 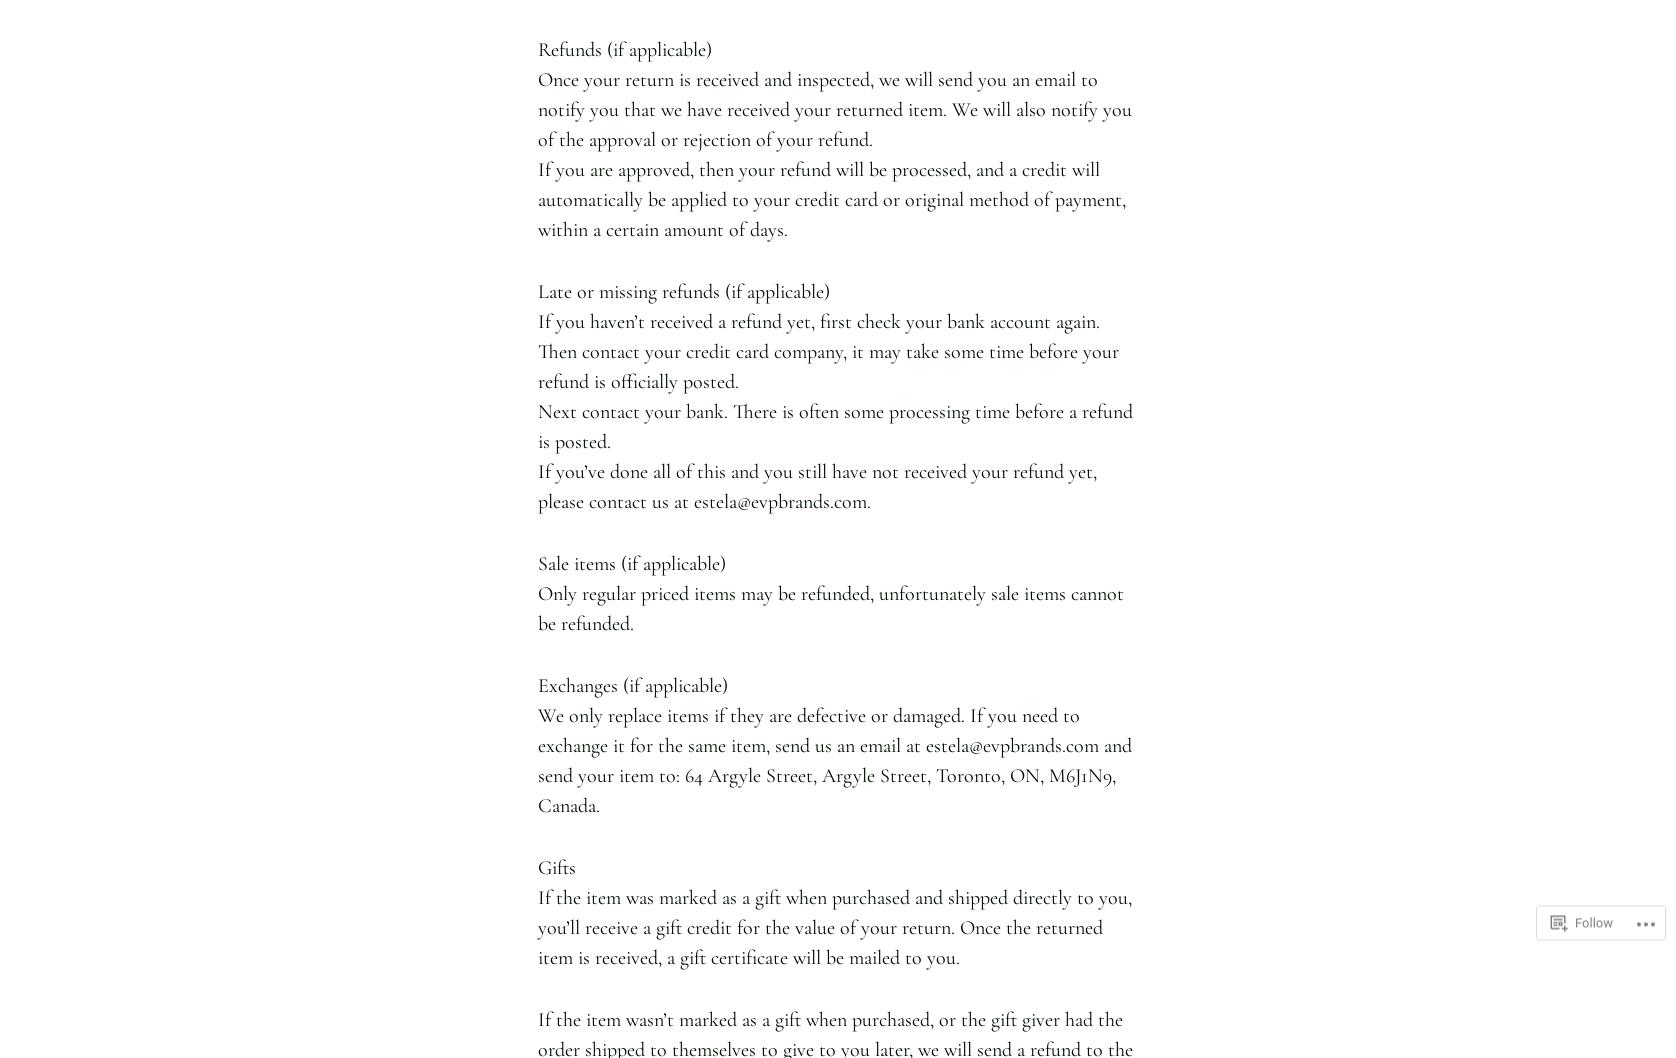 I want to click on 'If the item was marked as a gift when purchased and shipped directly to you, you’ll receive a gift credit for the value of your return. Once the returned item is received, a gift certificate will be mailed to you.', so click(x=833, y=927).